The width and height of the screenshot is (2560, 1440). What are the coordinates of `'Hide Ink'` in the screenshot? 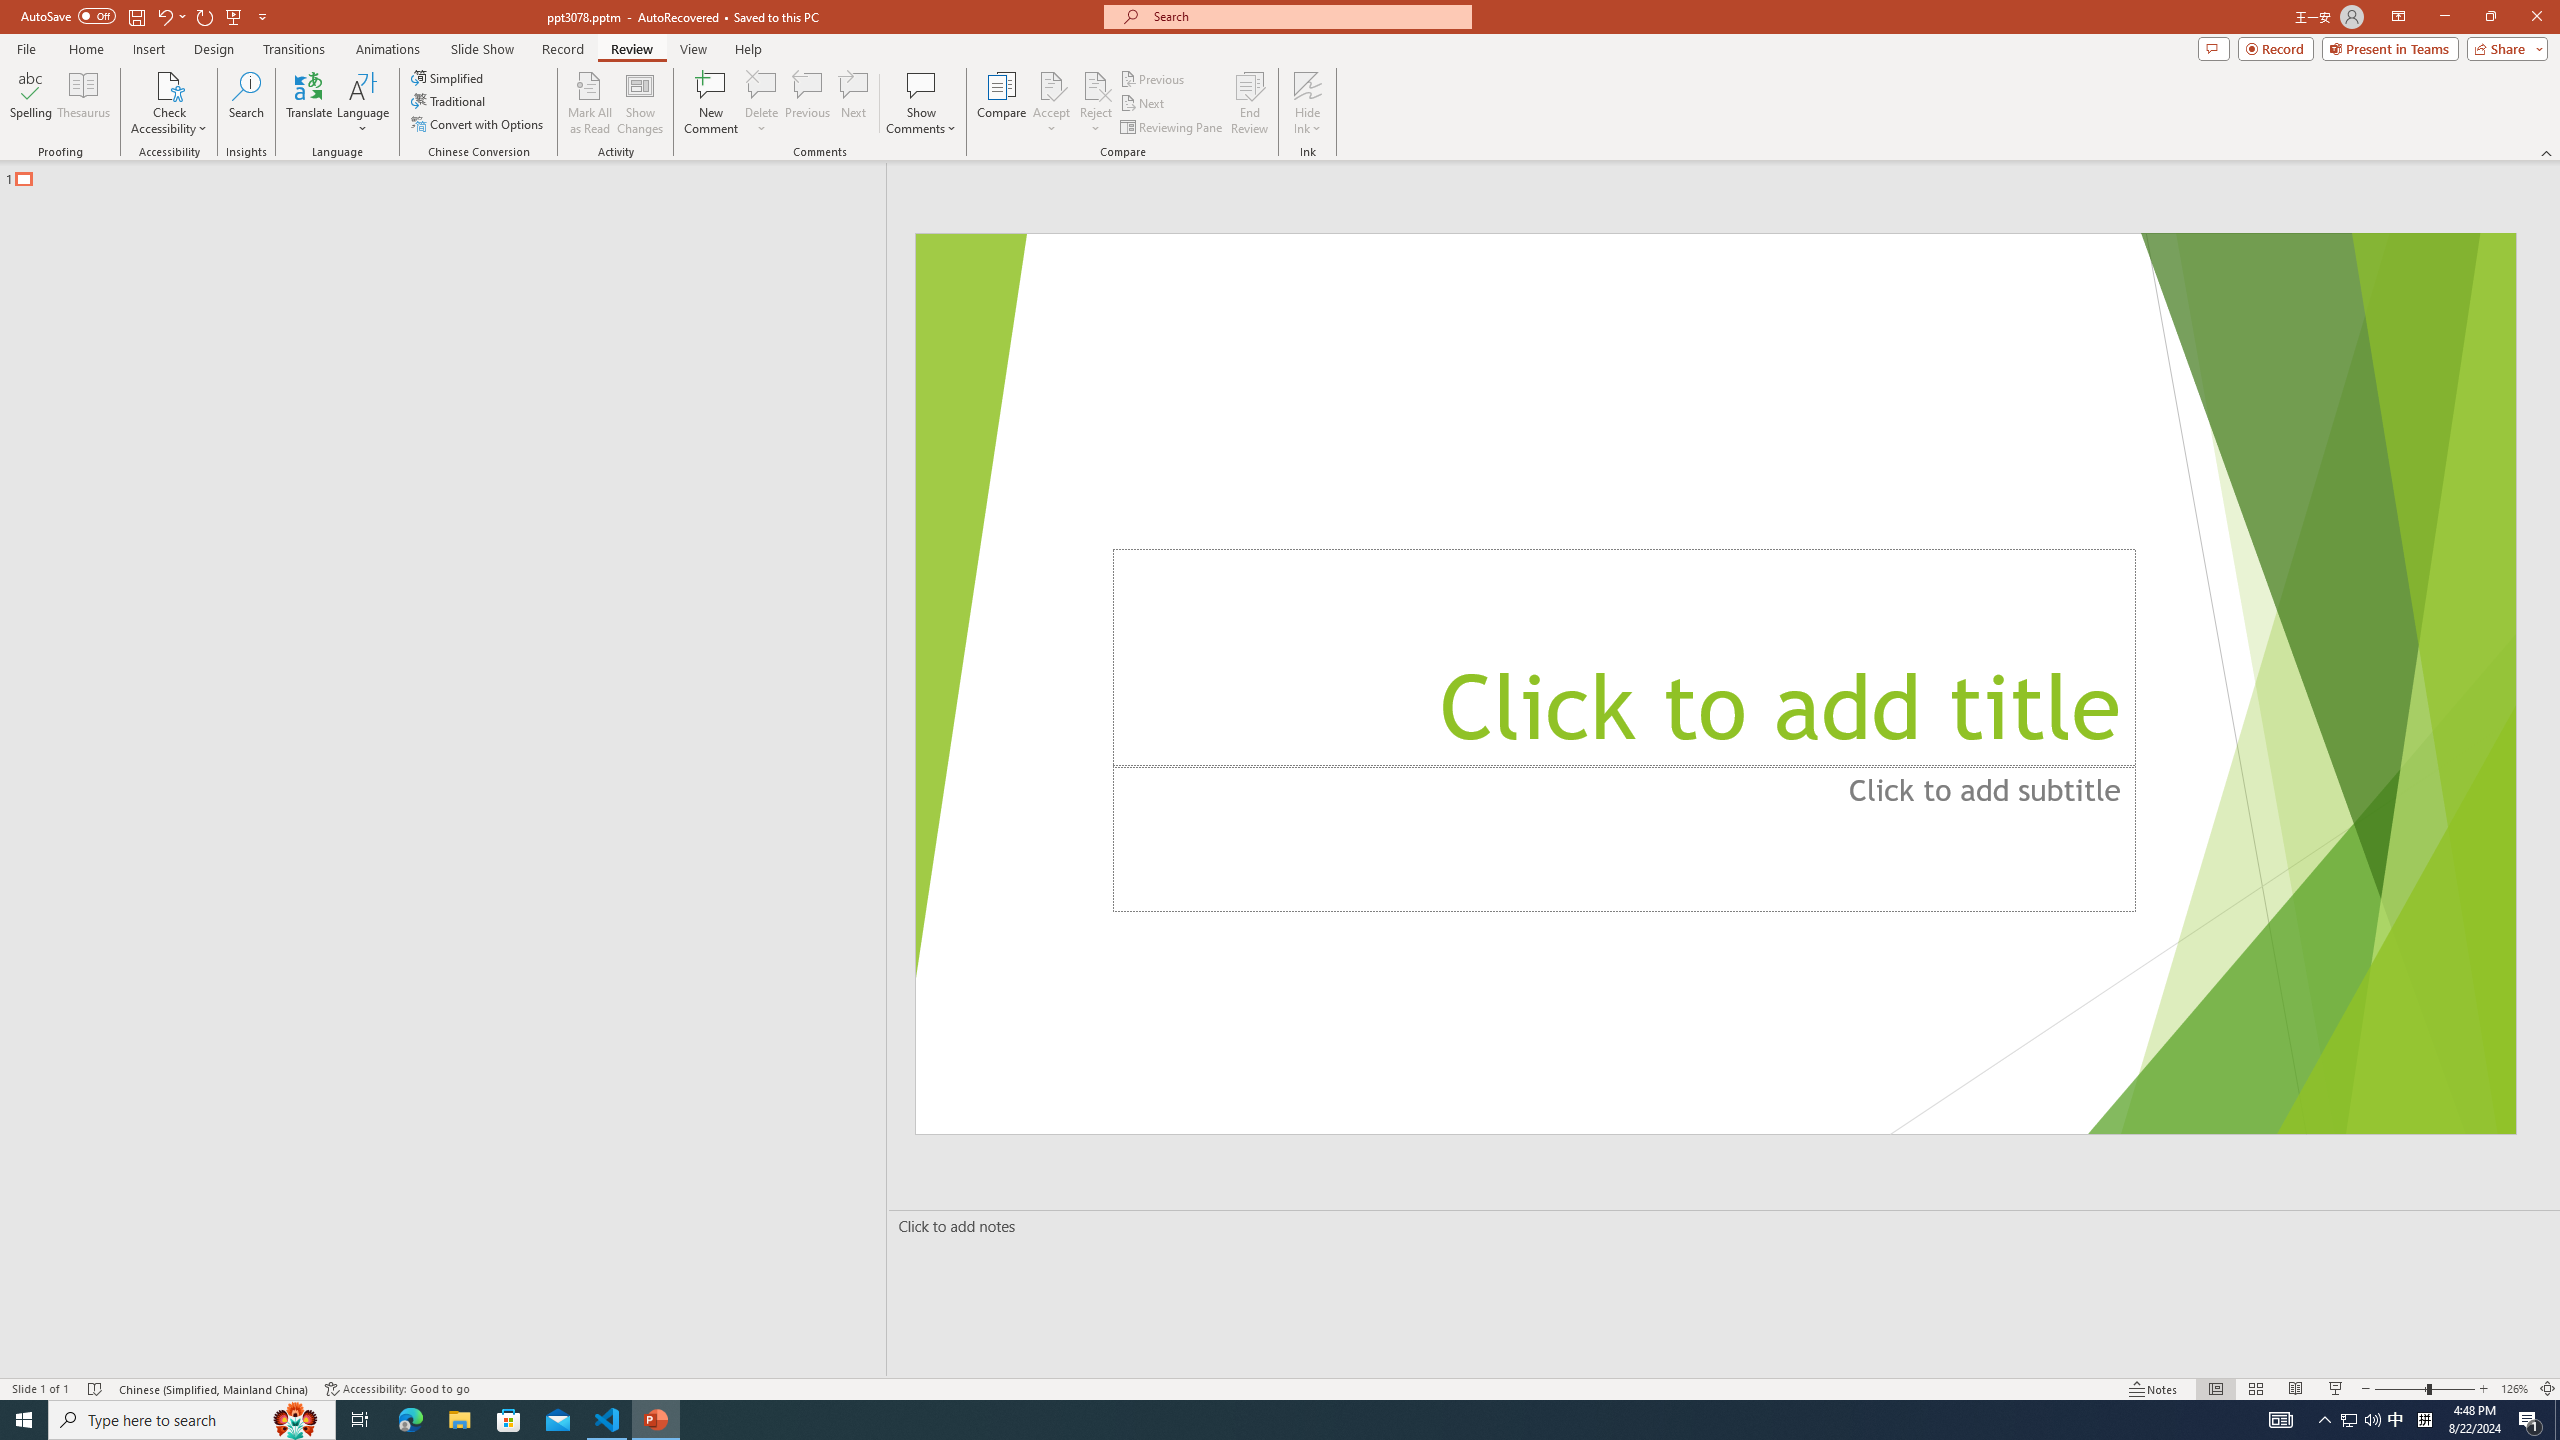 It's located at (1308, 103).